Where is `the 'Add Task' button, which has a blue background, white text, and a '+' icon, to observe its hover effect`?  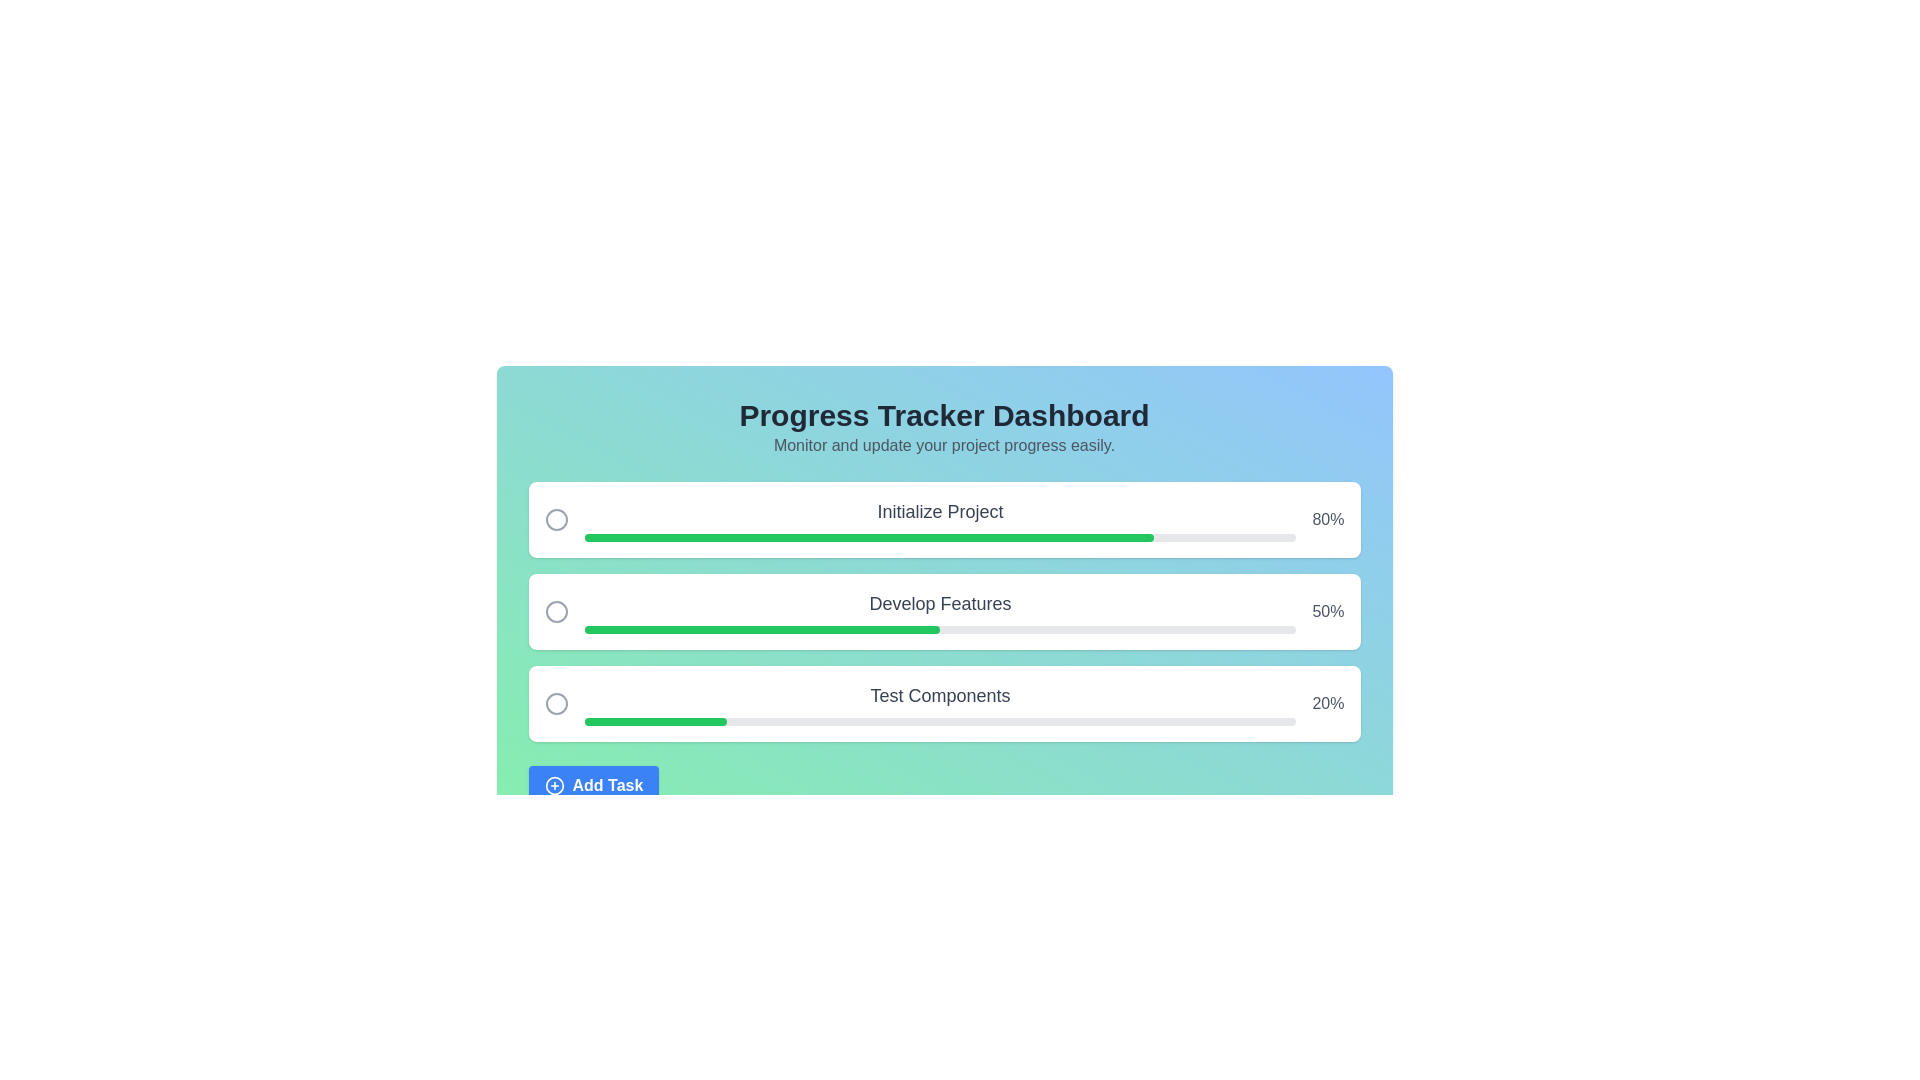
the 'Add Task' button, which has a blue background, white text, and a '+' icon, to observe its hover effect is located at coordinates (592, 785).